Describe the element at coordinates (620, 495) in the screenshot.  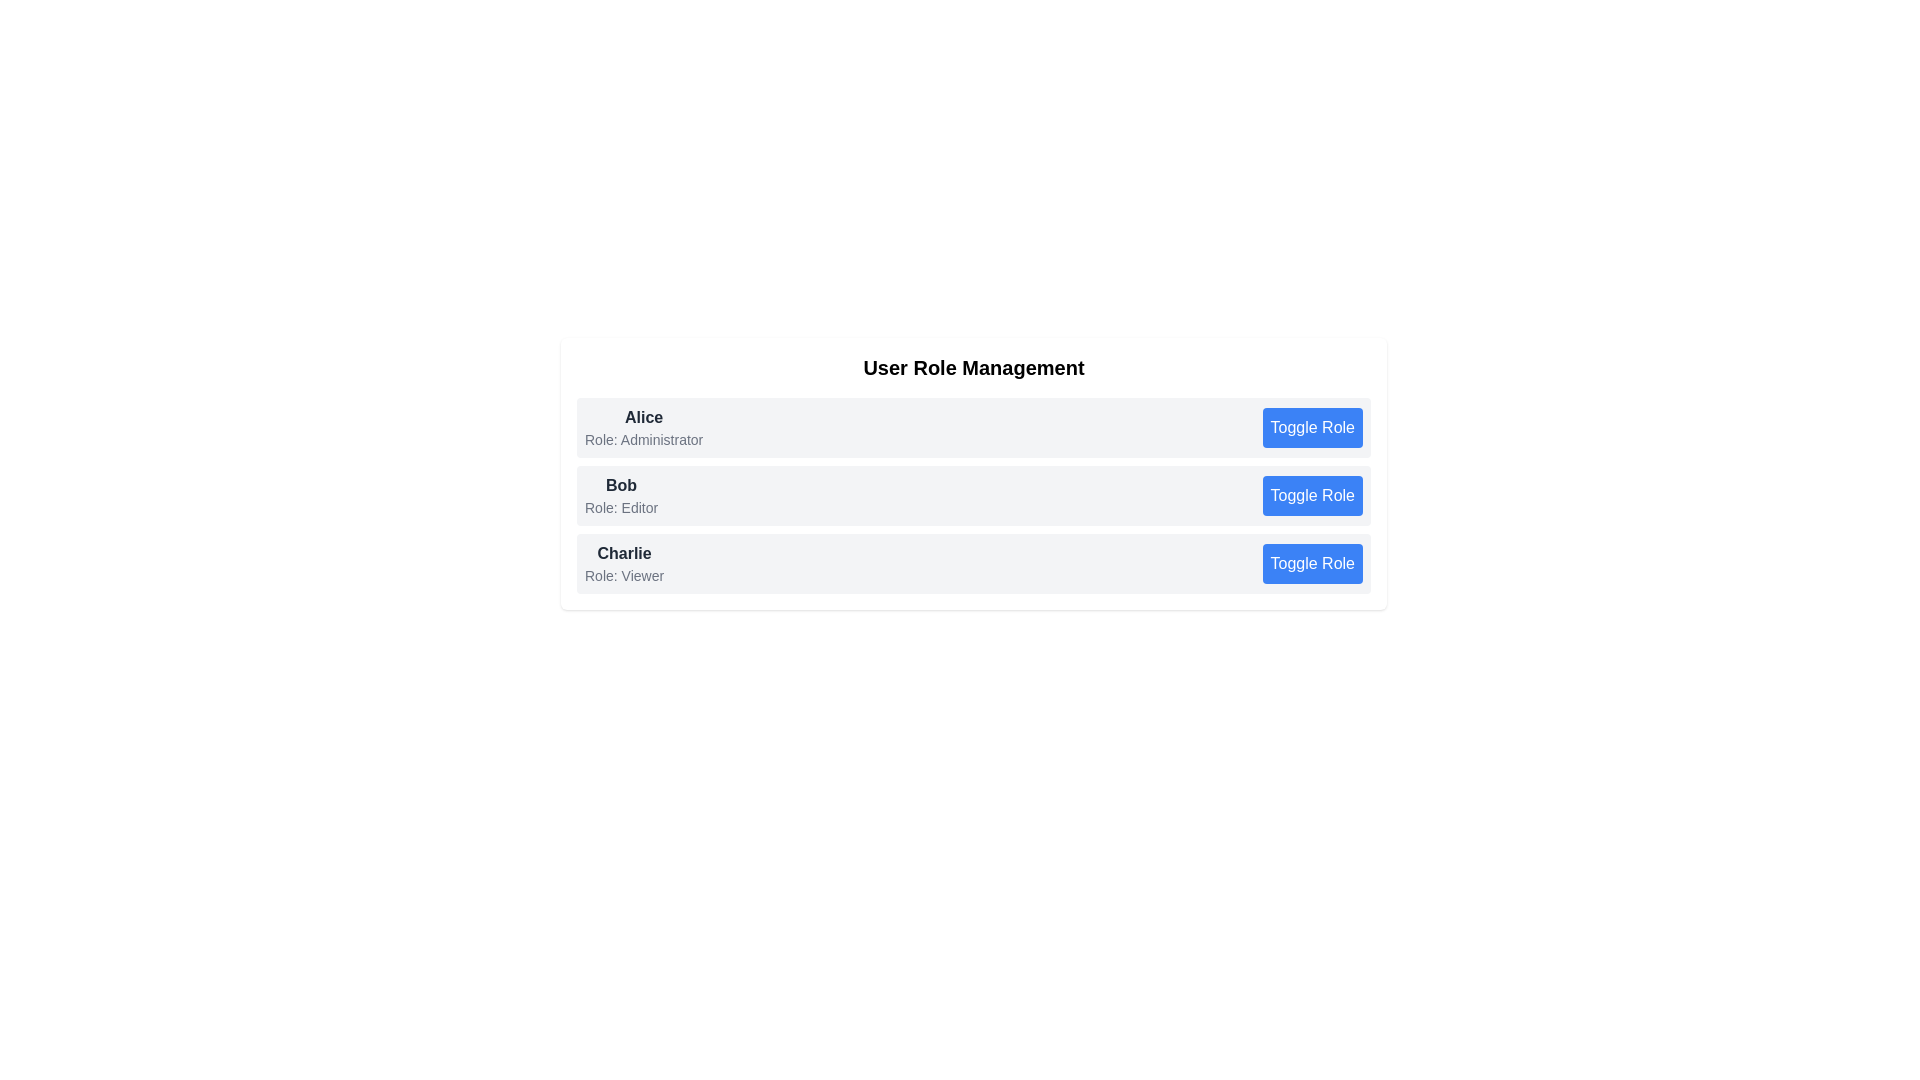
I see `the Text Display that shows information about user 'Bob' as 'Editor', located to the left of the 'Toggle Role' button` at that location.